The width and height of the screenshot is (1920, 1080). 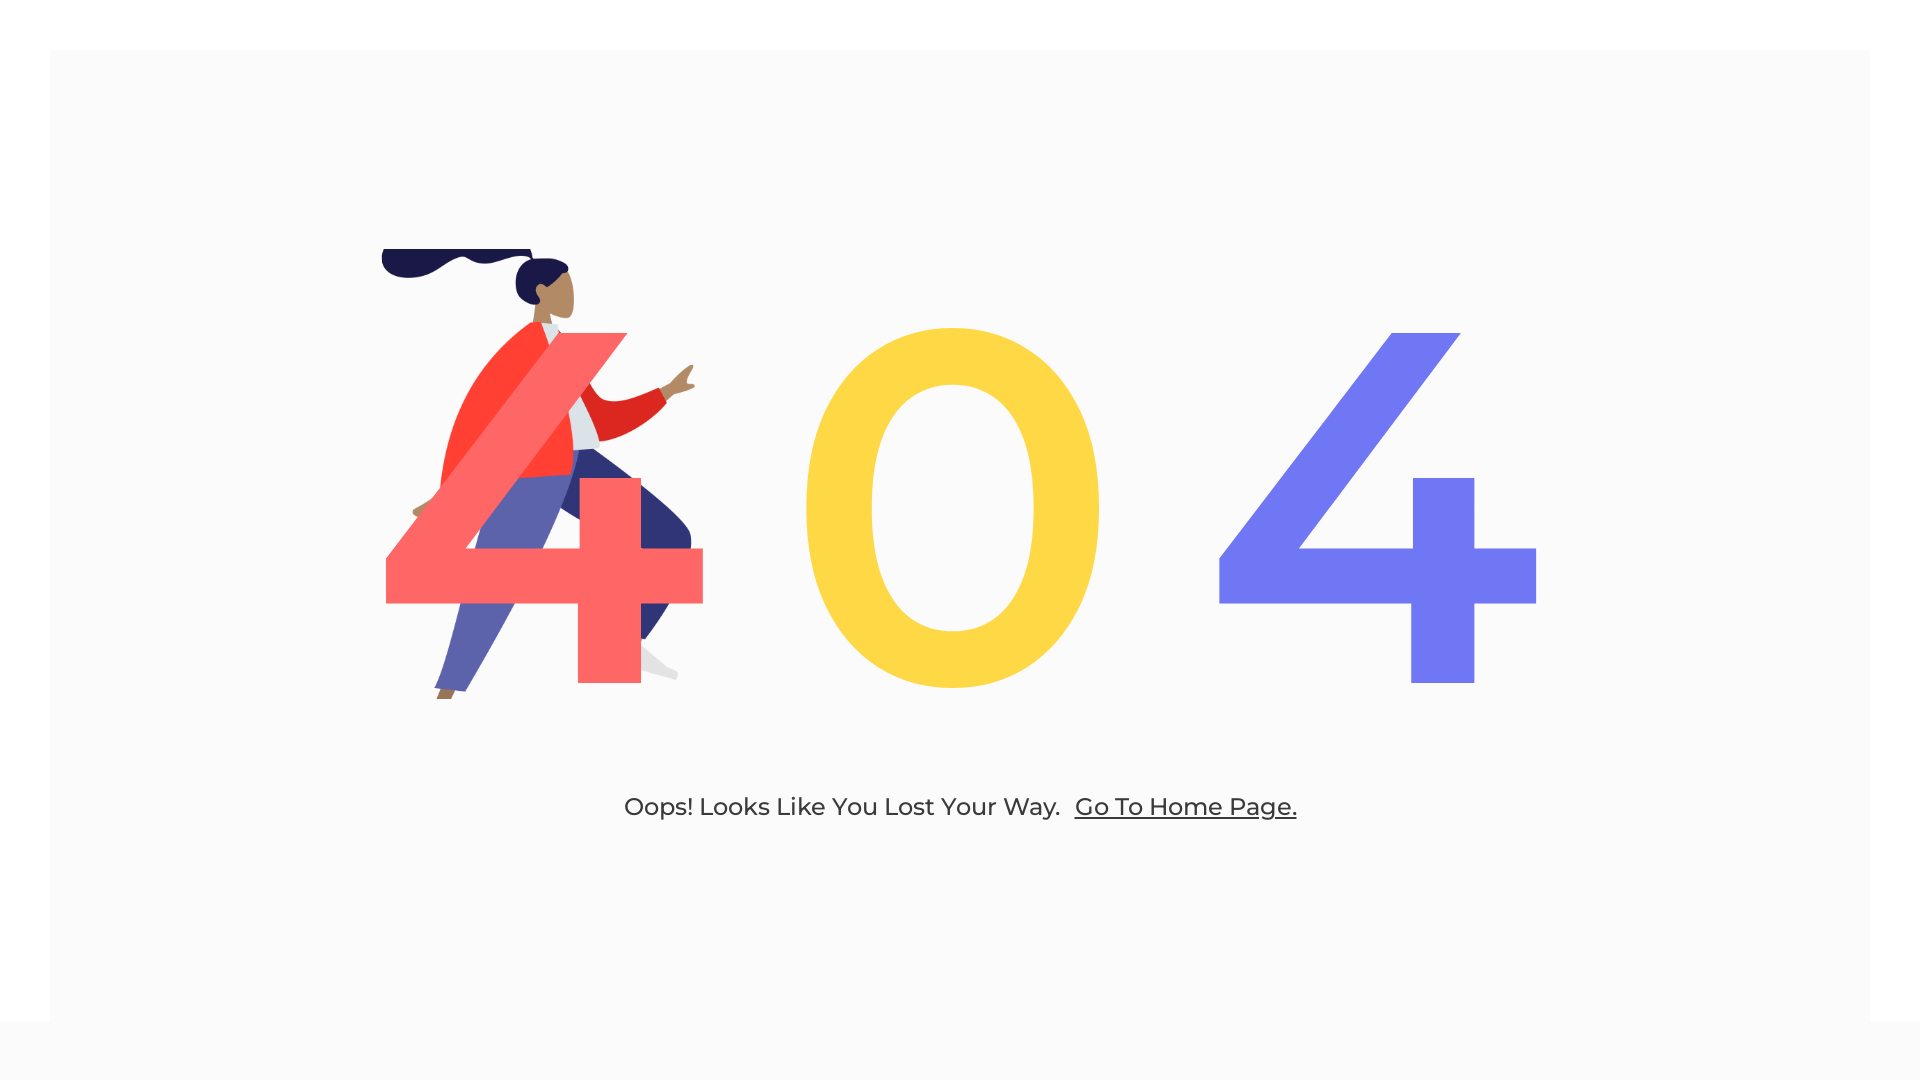 I want to click on 'Go To Home Page.', so click(x=1185, y=805).